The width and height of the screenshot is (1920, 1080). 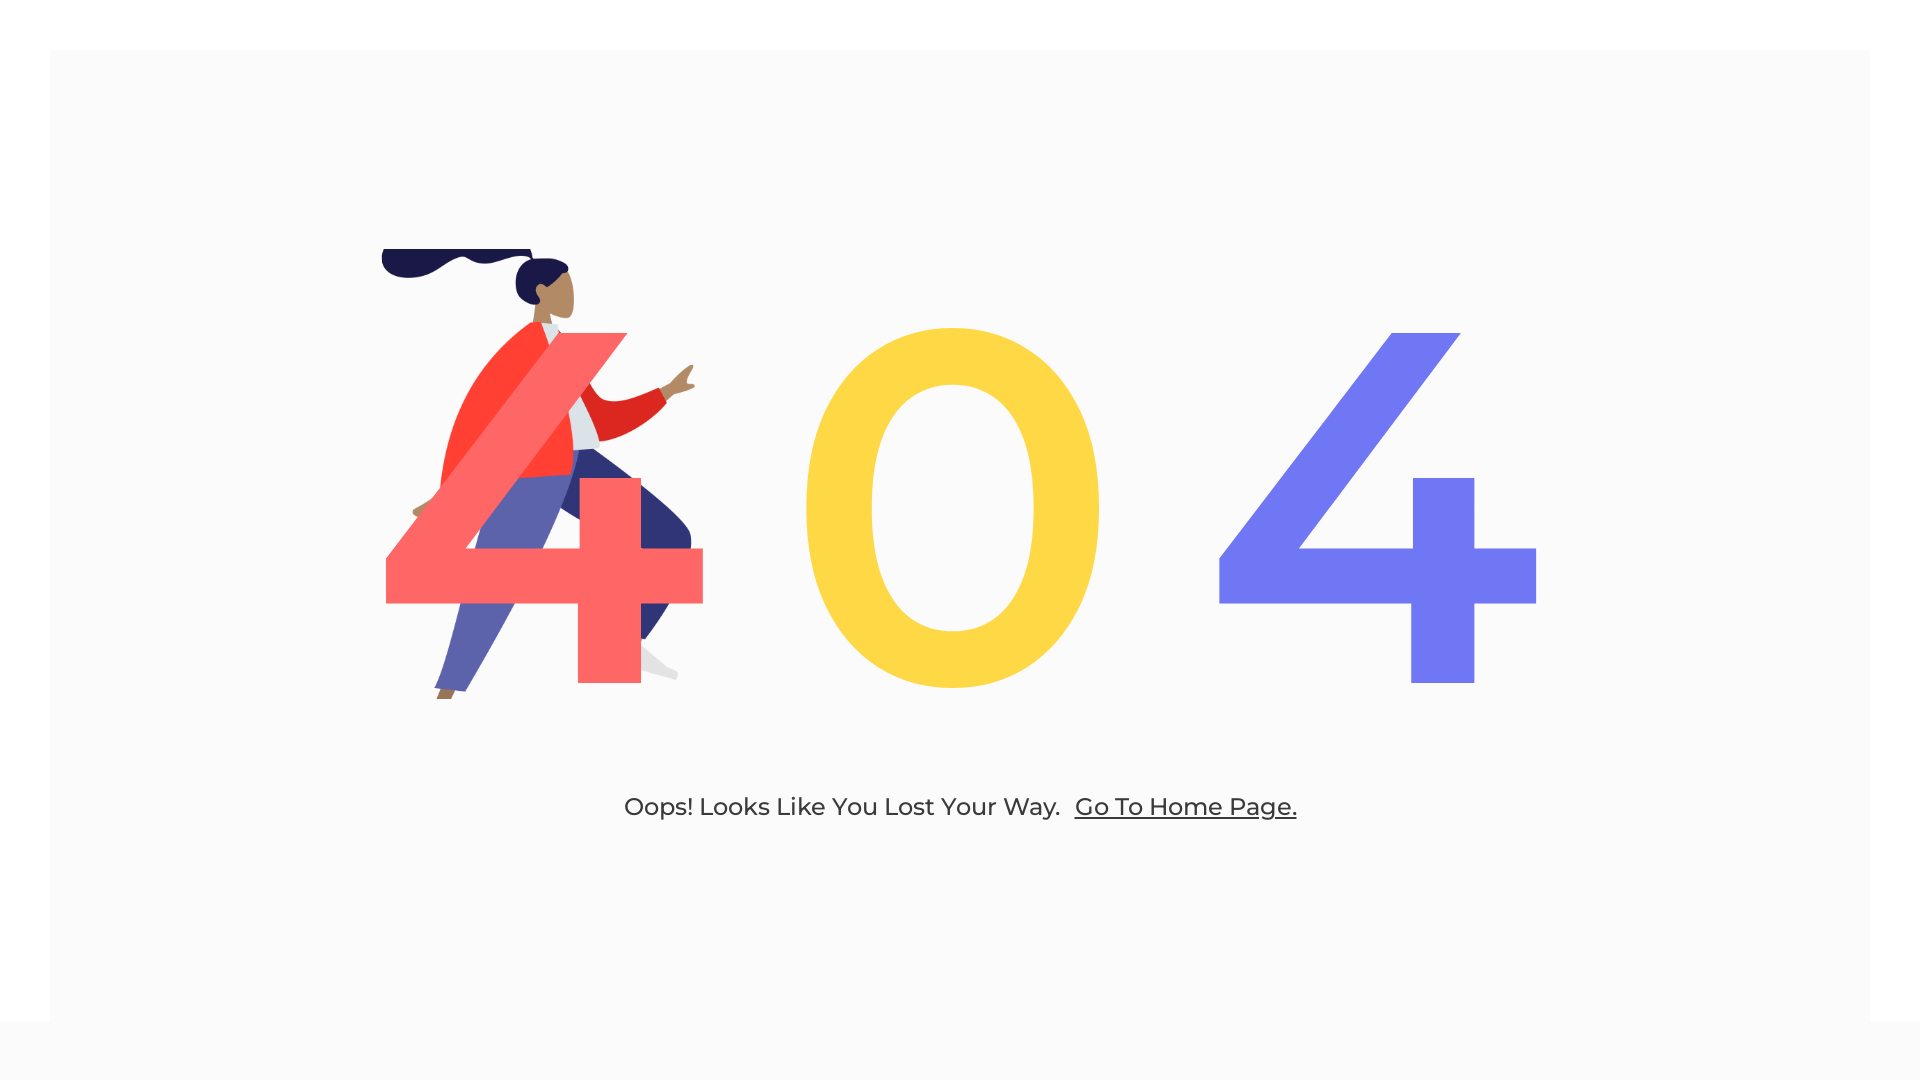 I want to click on 'Go To Home Page.', so click(x=1185, y=805).